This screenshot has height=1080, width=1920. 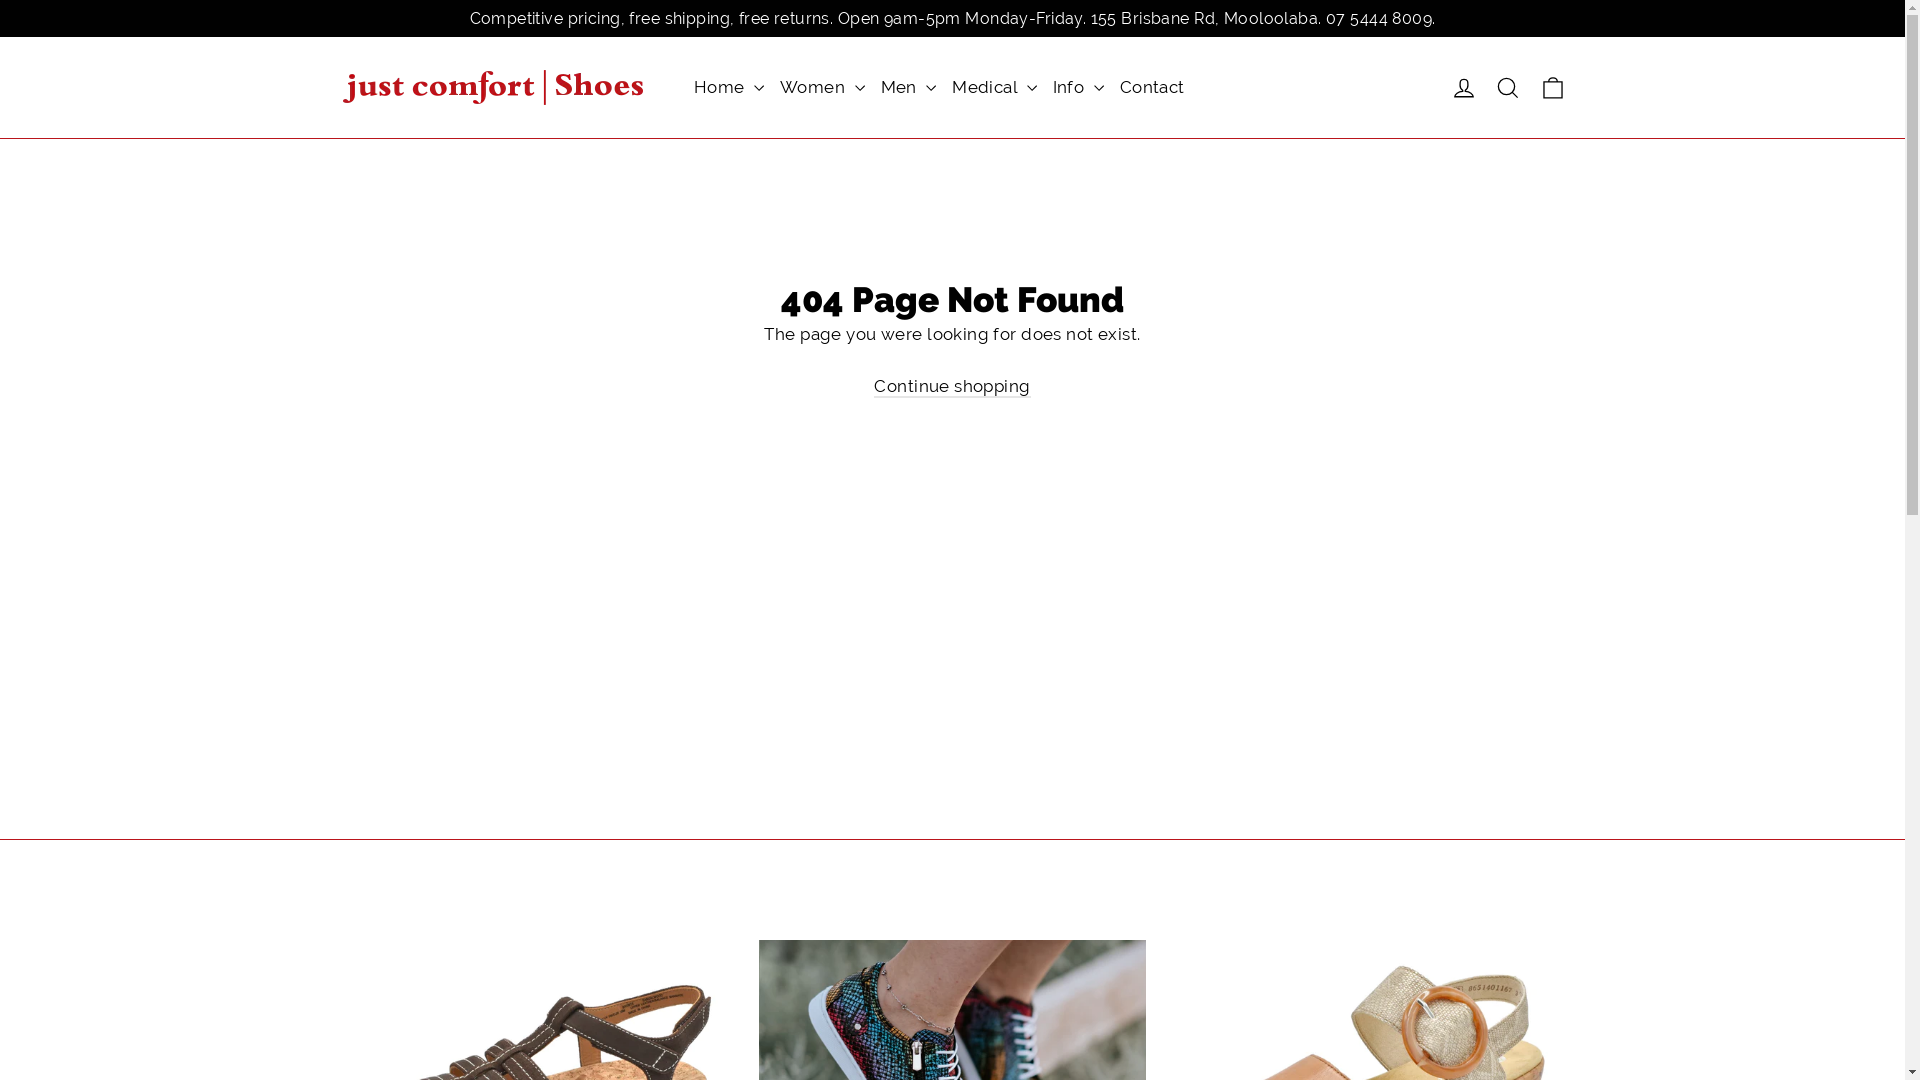 What do you see at coordinates (1529, 86) in the screenshot?
I see `'Cart'` at bounding box center [1529, 86].